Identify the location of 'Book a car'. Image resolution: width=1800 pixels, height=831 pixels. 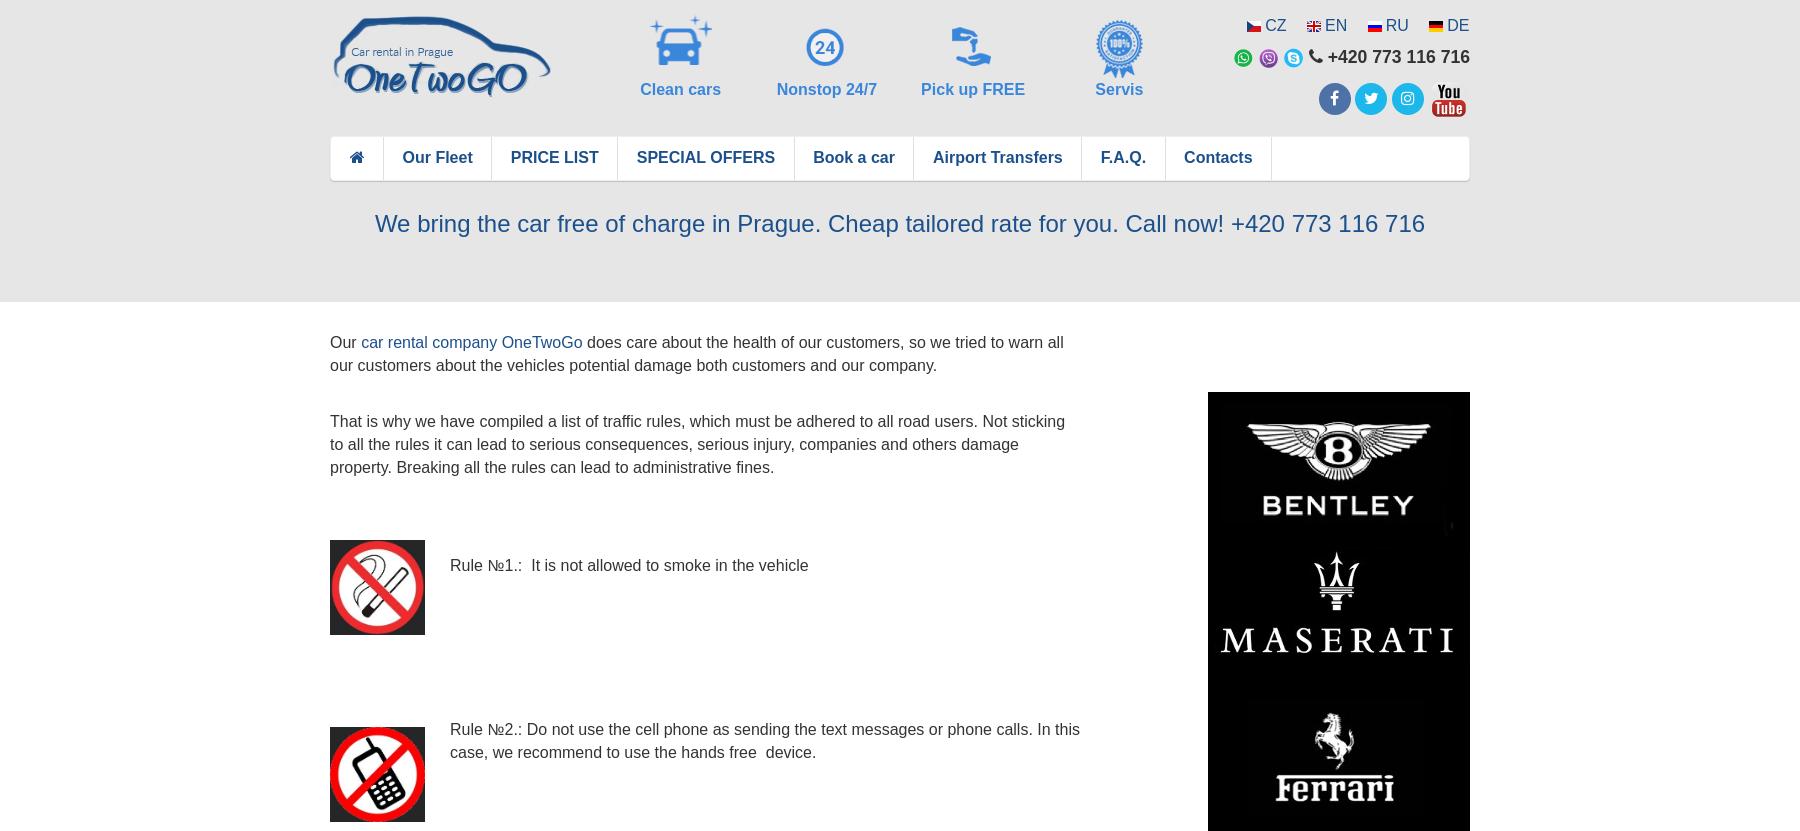
(813, 156).